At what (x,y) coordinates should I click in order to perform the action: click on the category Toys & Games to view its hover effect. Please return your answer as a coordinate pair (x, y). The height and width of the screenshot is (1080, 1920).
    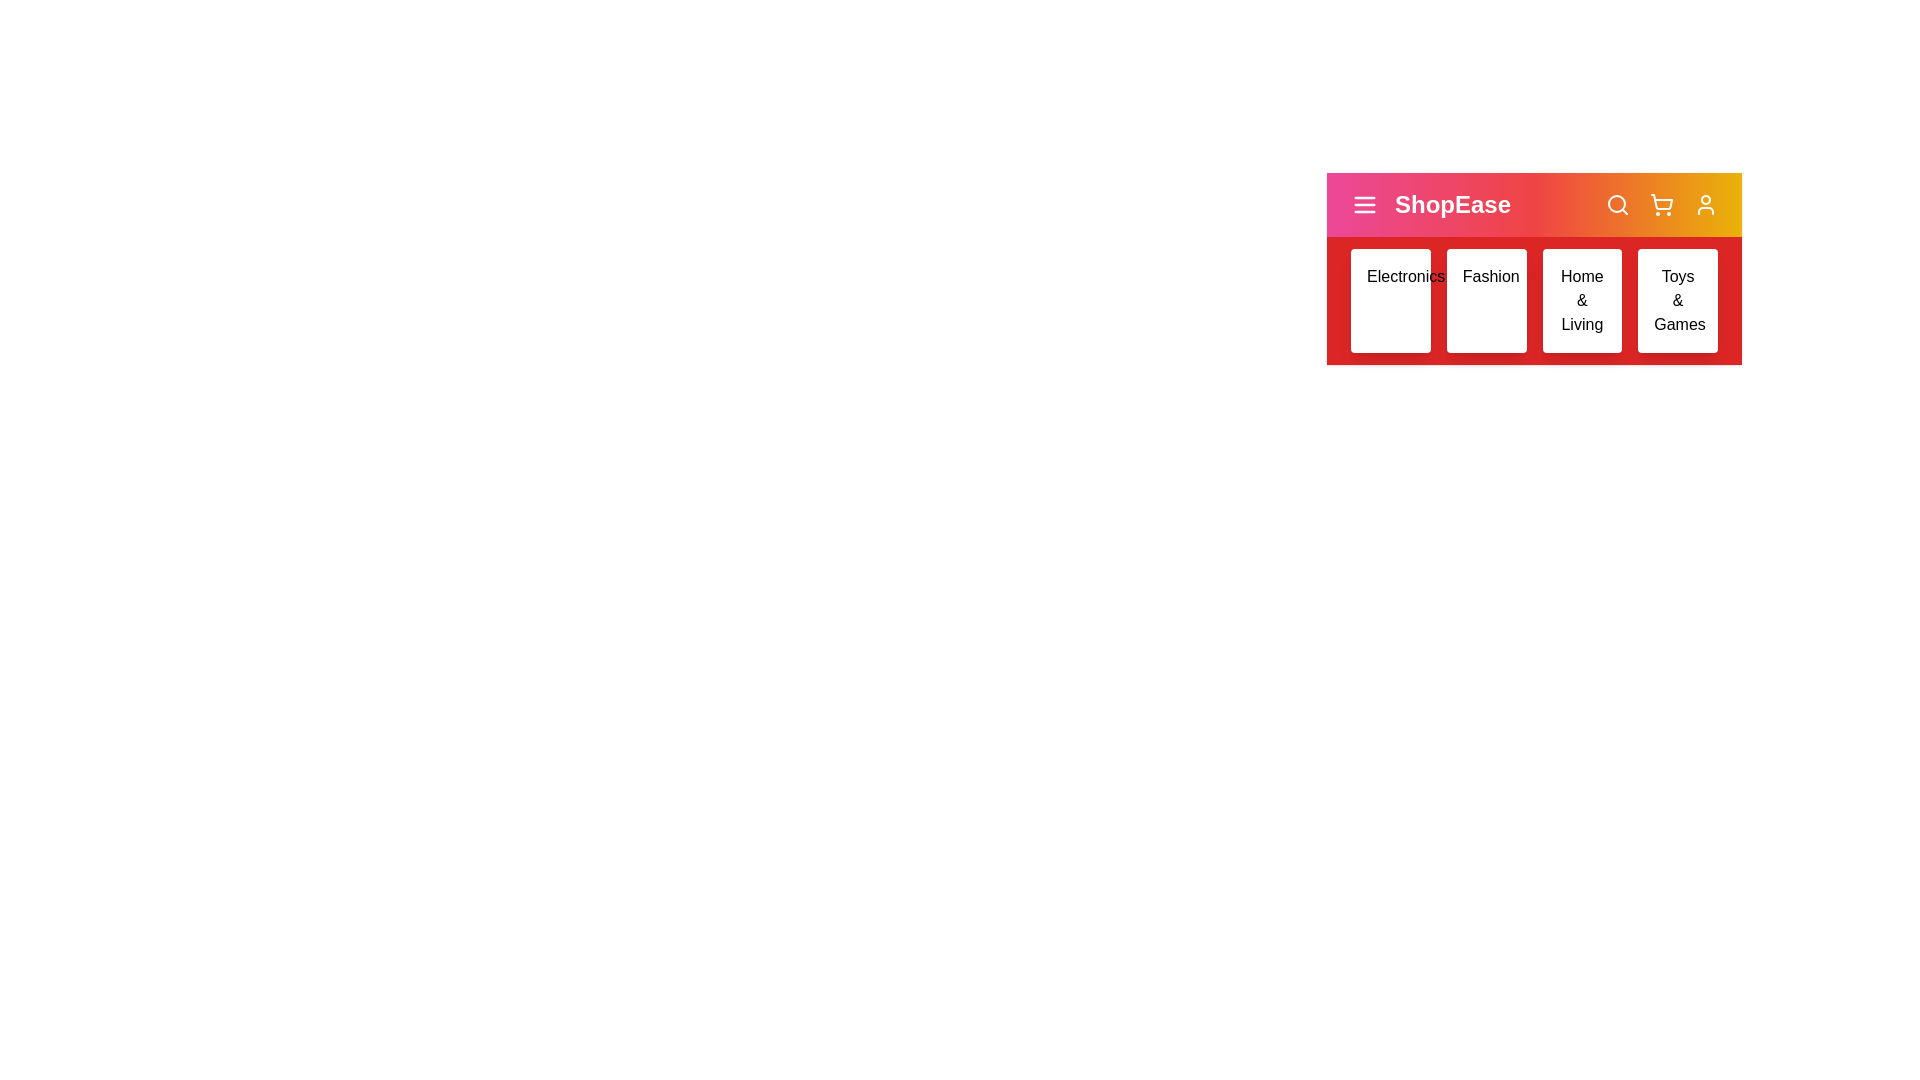
    Looking at the image, I should click on (1678, 300).